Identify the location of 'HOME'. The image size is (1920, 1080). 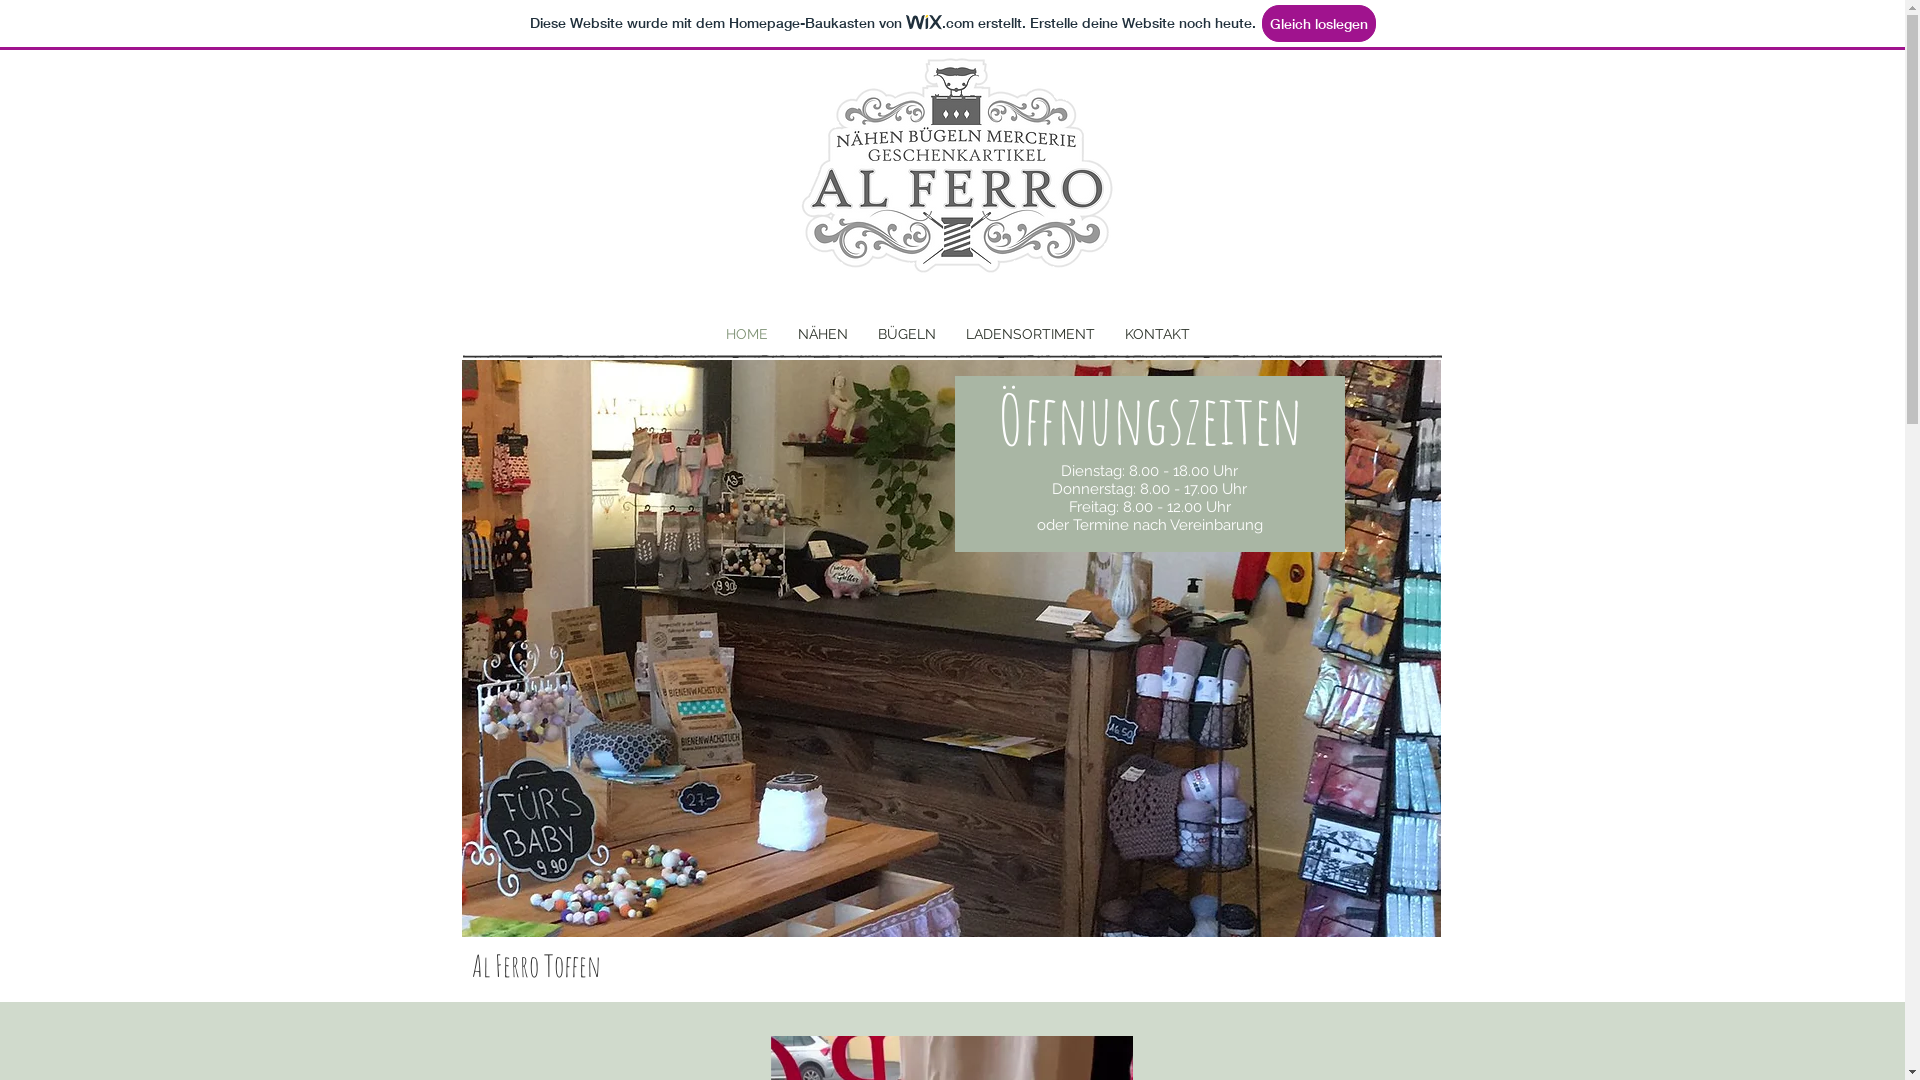
(744, 333).